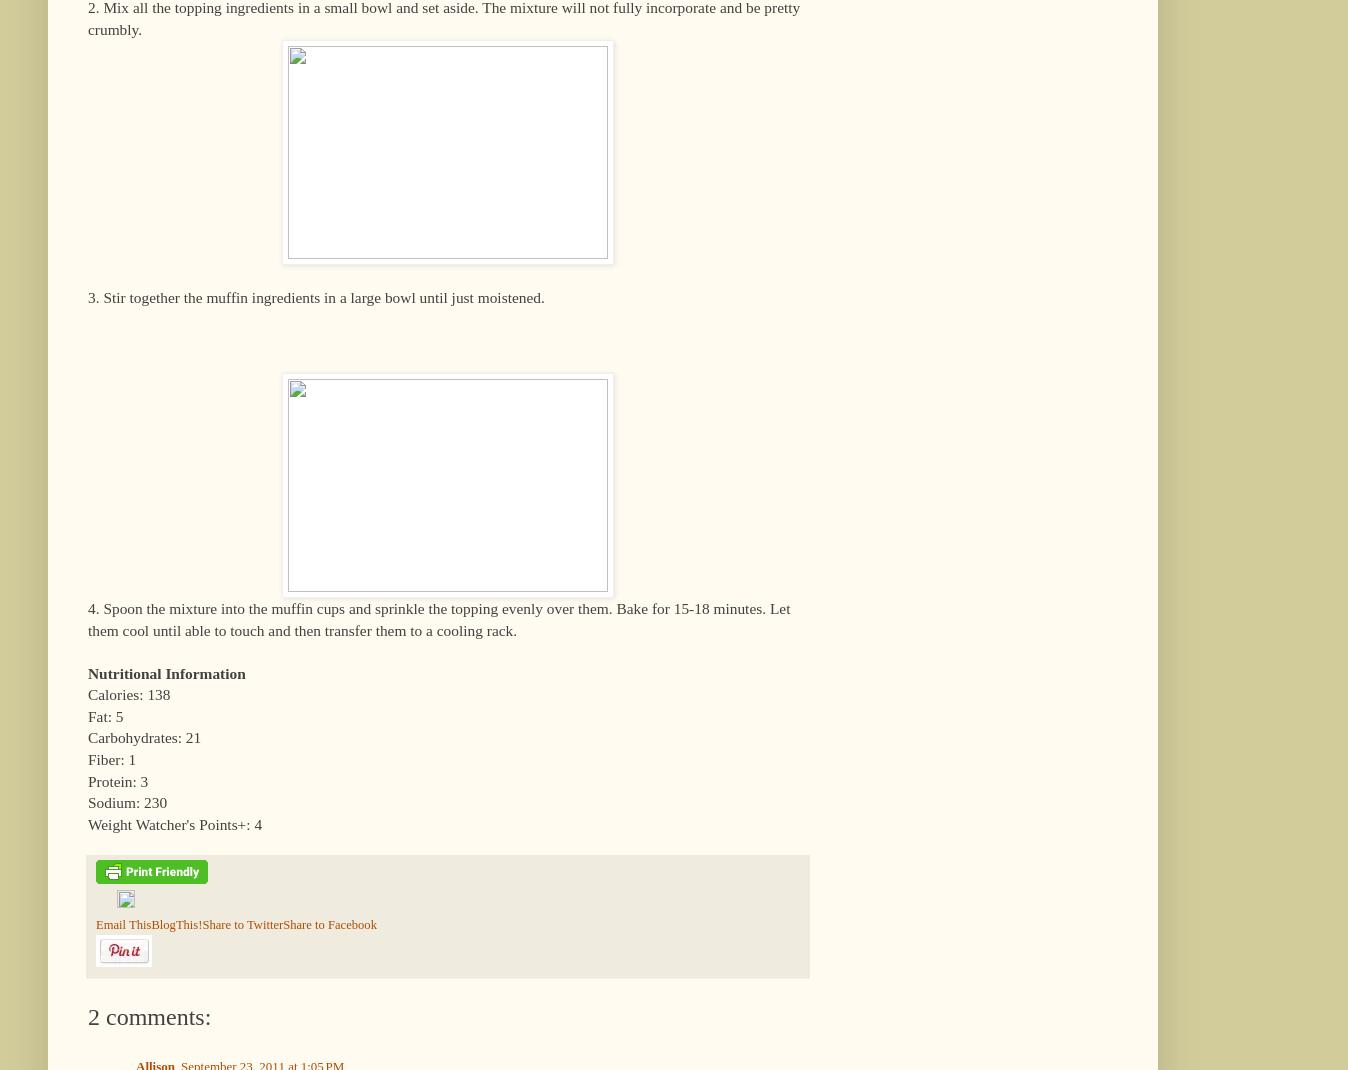 The width and height of the screenshot is (1348, 1070). I want to click on 'Share to Facebook', so click(329, 923).